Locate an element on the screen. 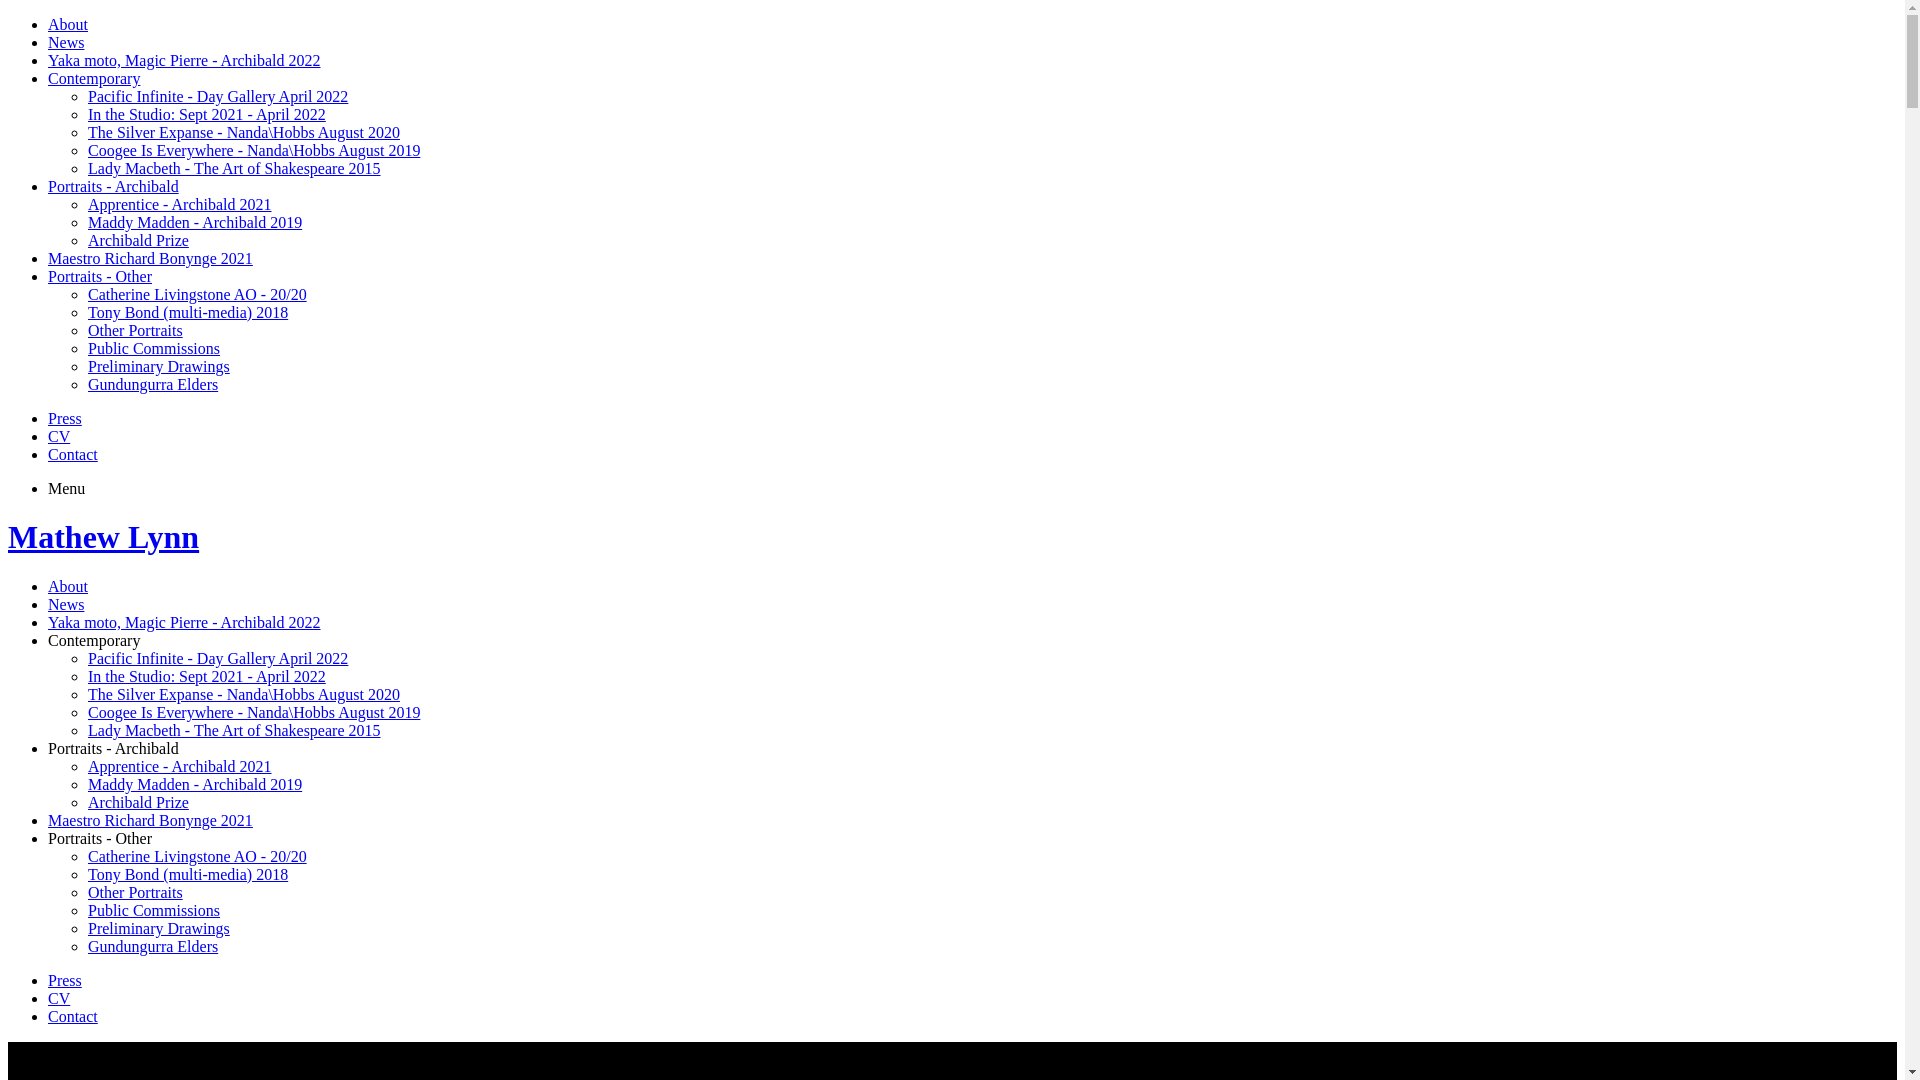  'Portraits - Archibald' is located at coordinates (48, 748).